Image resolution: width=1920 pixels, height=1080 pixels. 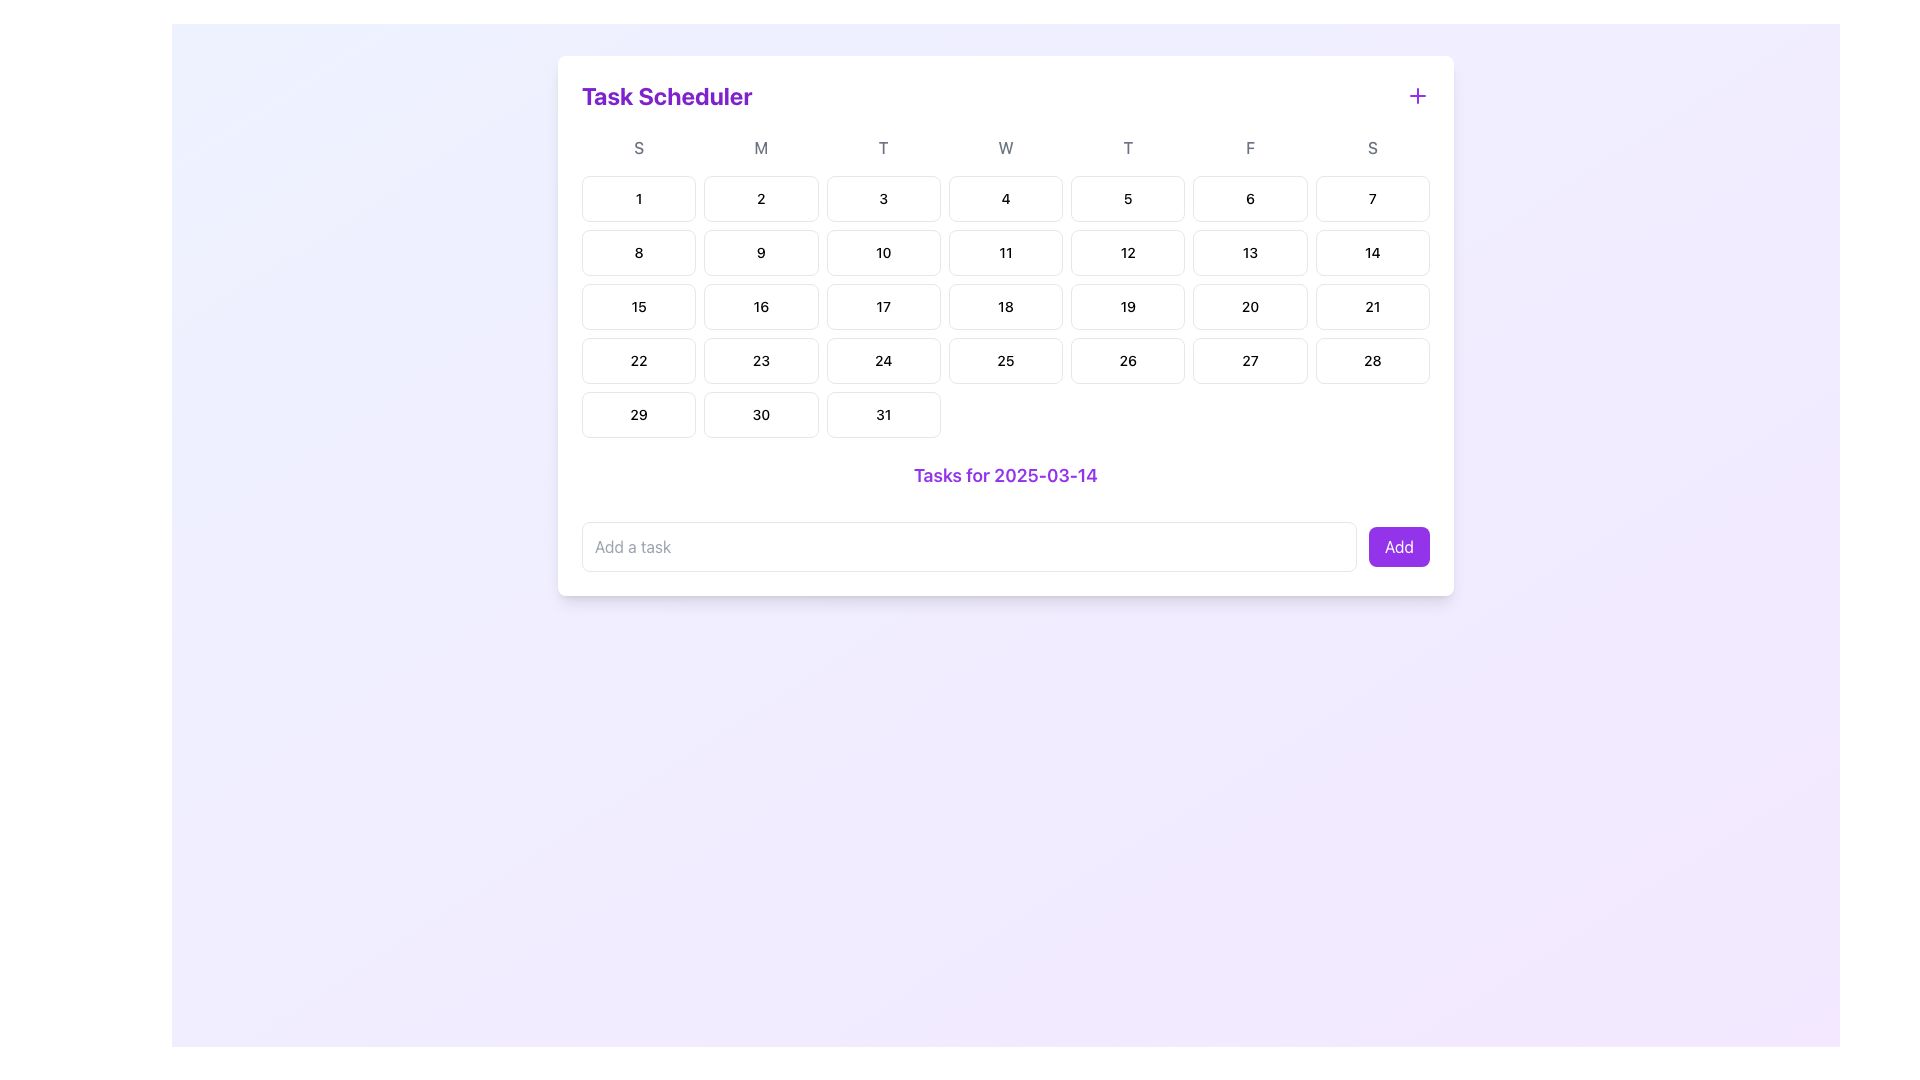 I want to click on the square-shaped button with rounded corners displaying the number '29' in the calendar grid layout, located in the first cell of the last row under the S column header, so click(x=638, y=414).